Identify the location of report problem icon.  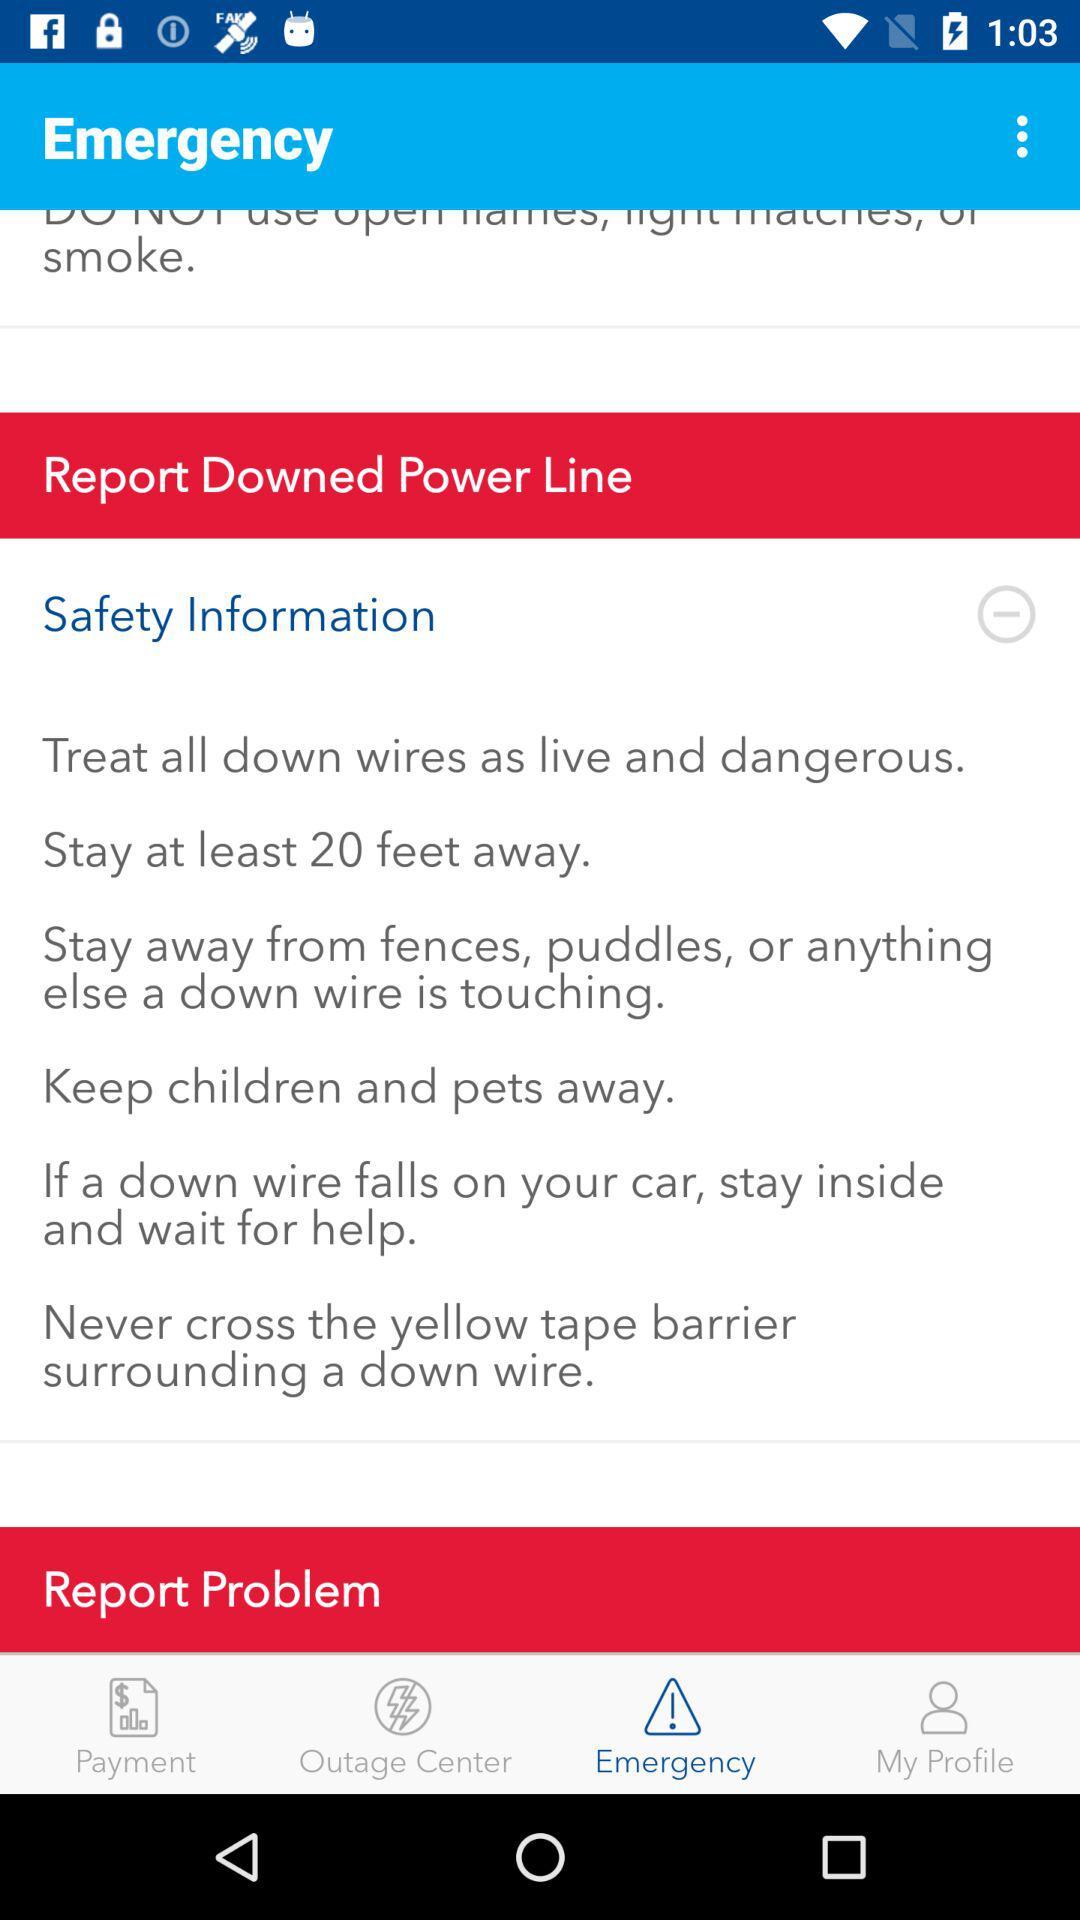
(540, 1588).